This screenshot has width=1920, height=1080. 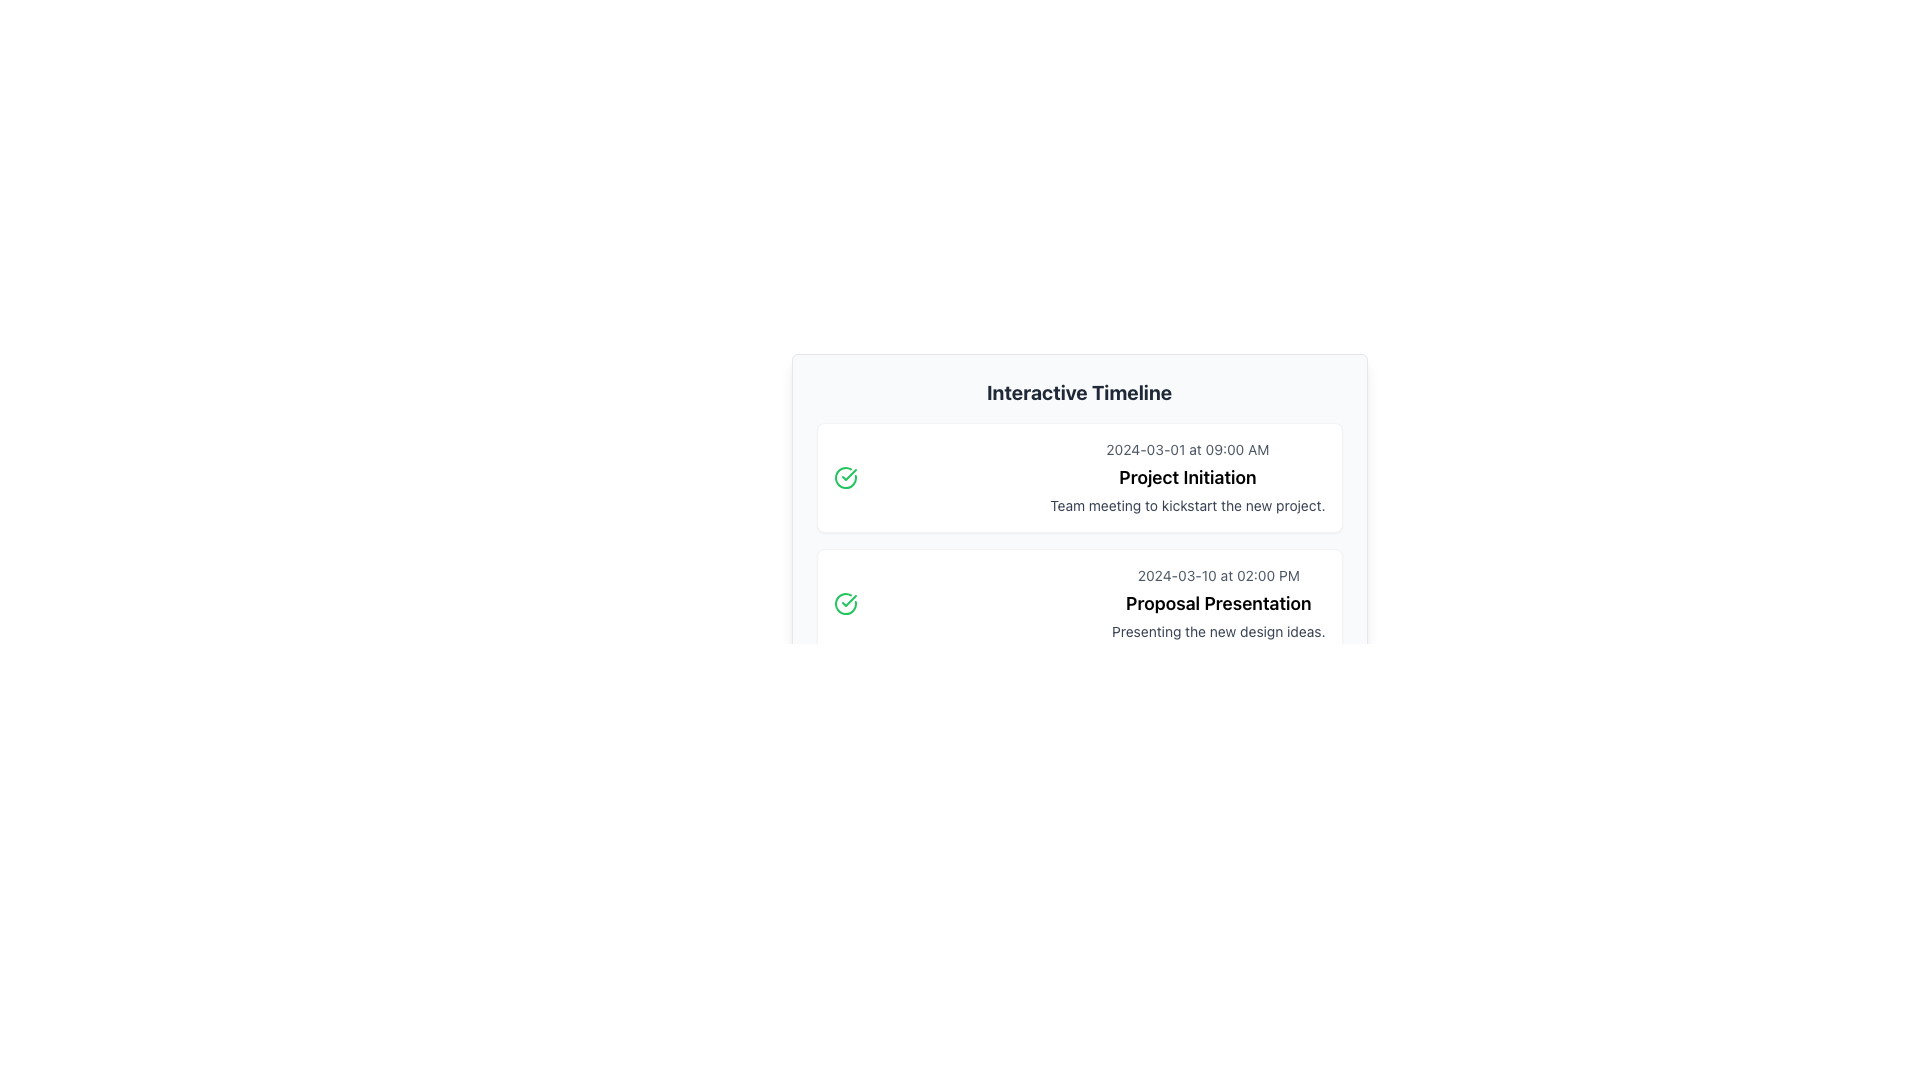 I want to click on the descriptive subtitle text element that provides details about the 'Project Initiation' event in the timeline, so click(x=1187, y=504).